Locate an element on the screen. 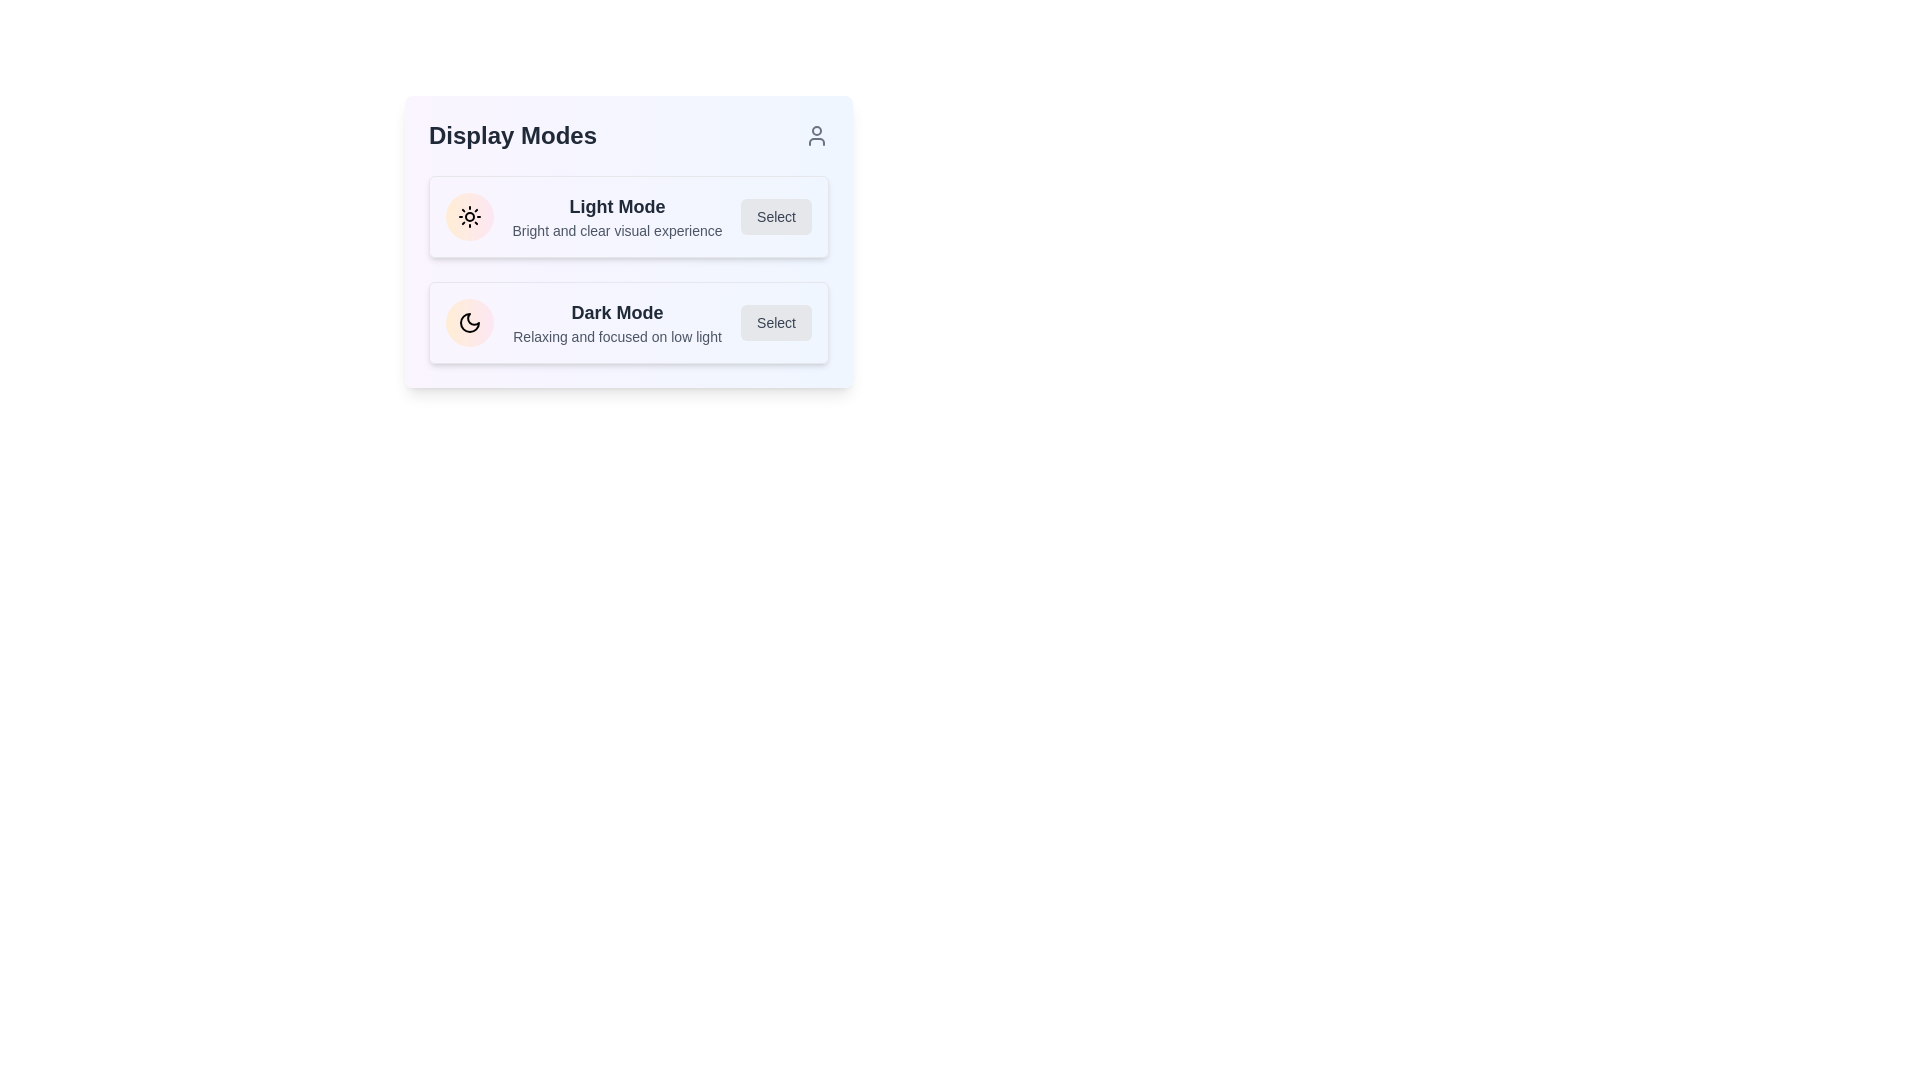  the rounded gradient icon with a black crescent moon graphic, located to the left of 'Dark Mode' in the 'Display Modes' section is located at coordinates (469, 322).